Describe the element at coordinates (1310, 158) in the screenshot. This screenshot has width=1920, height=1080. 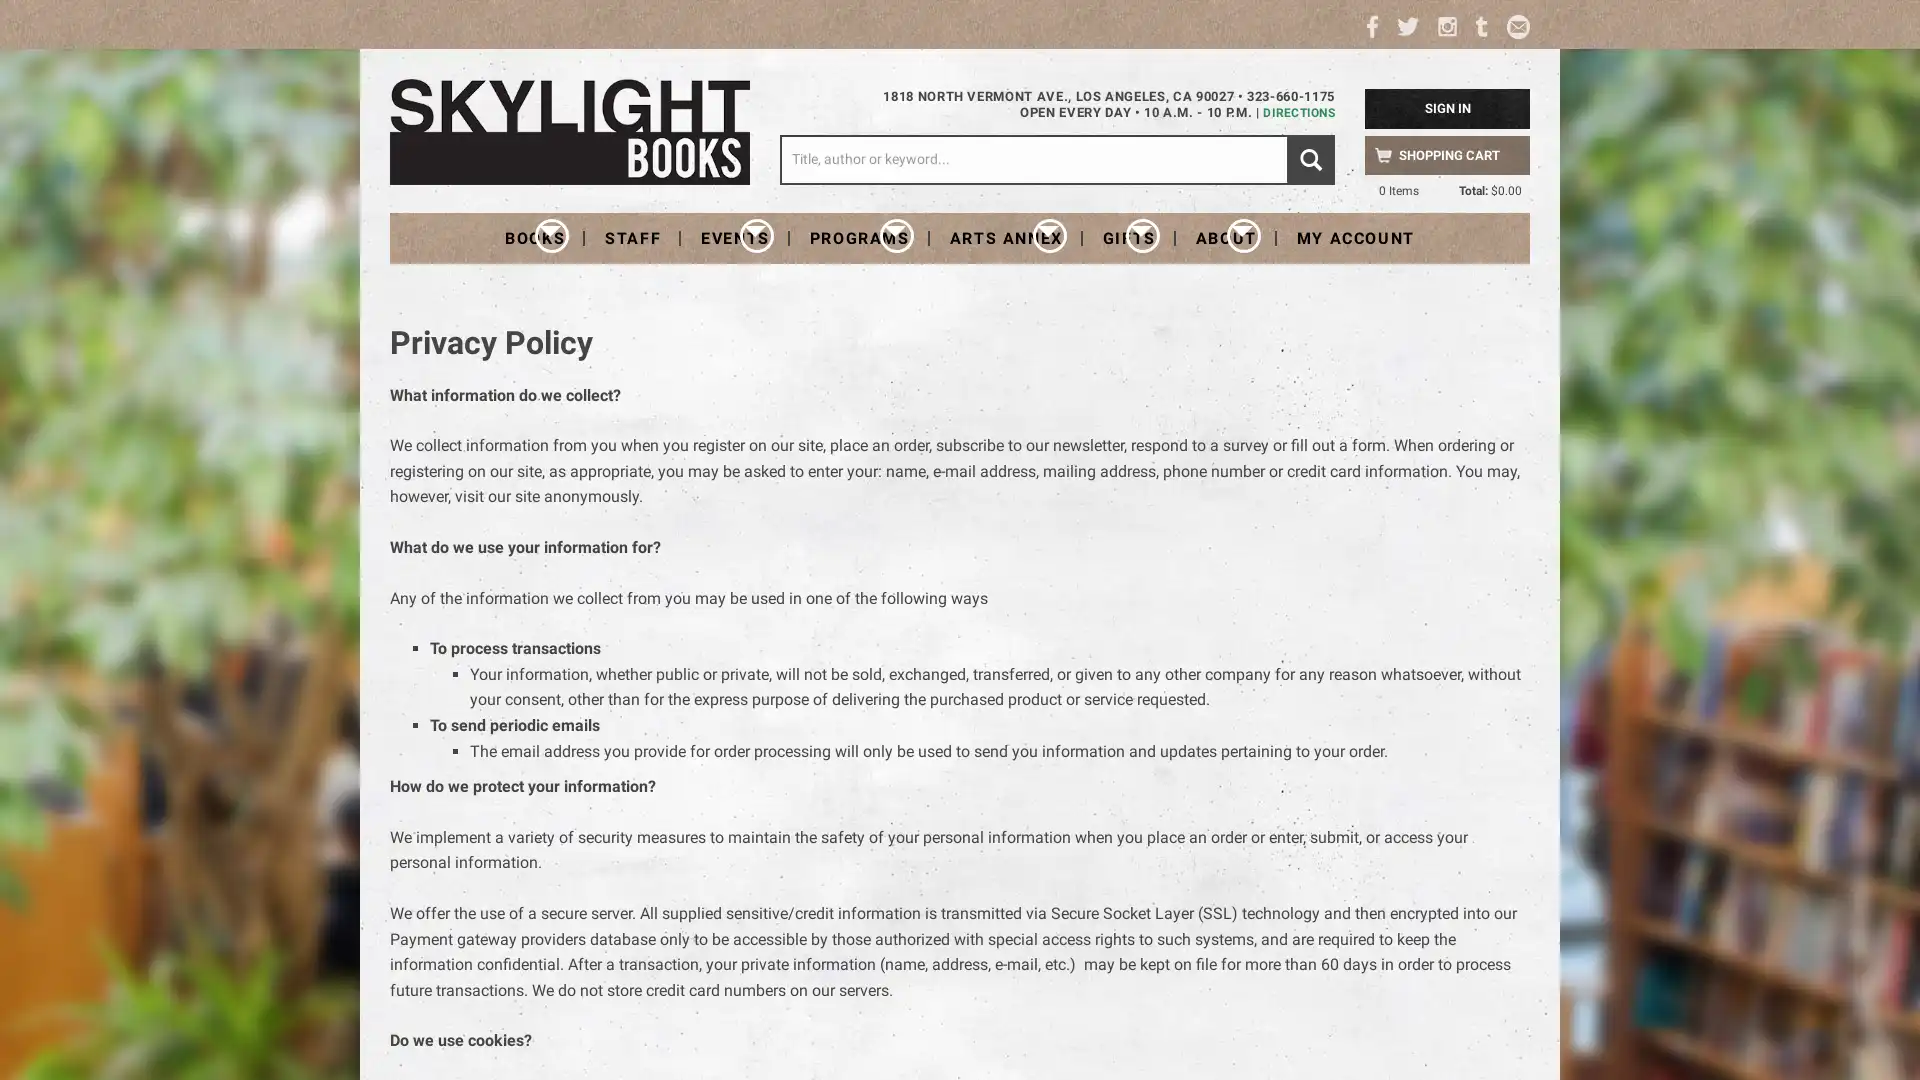
I see `search` at that location.